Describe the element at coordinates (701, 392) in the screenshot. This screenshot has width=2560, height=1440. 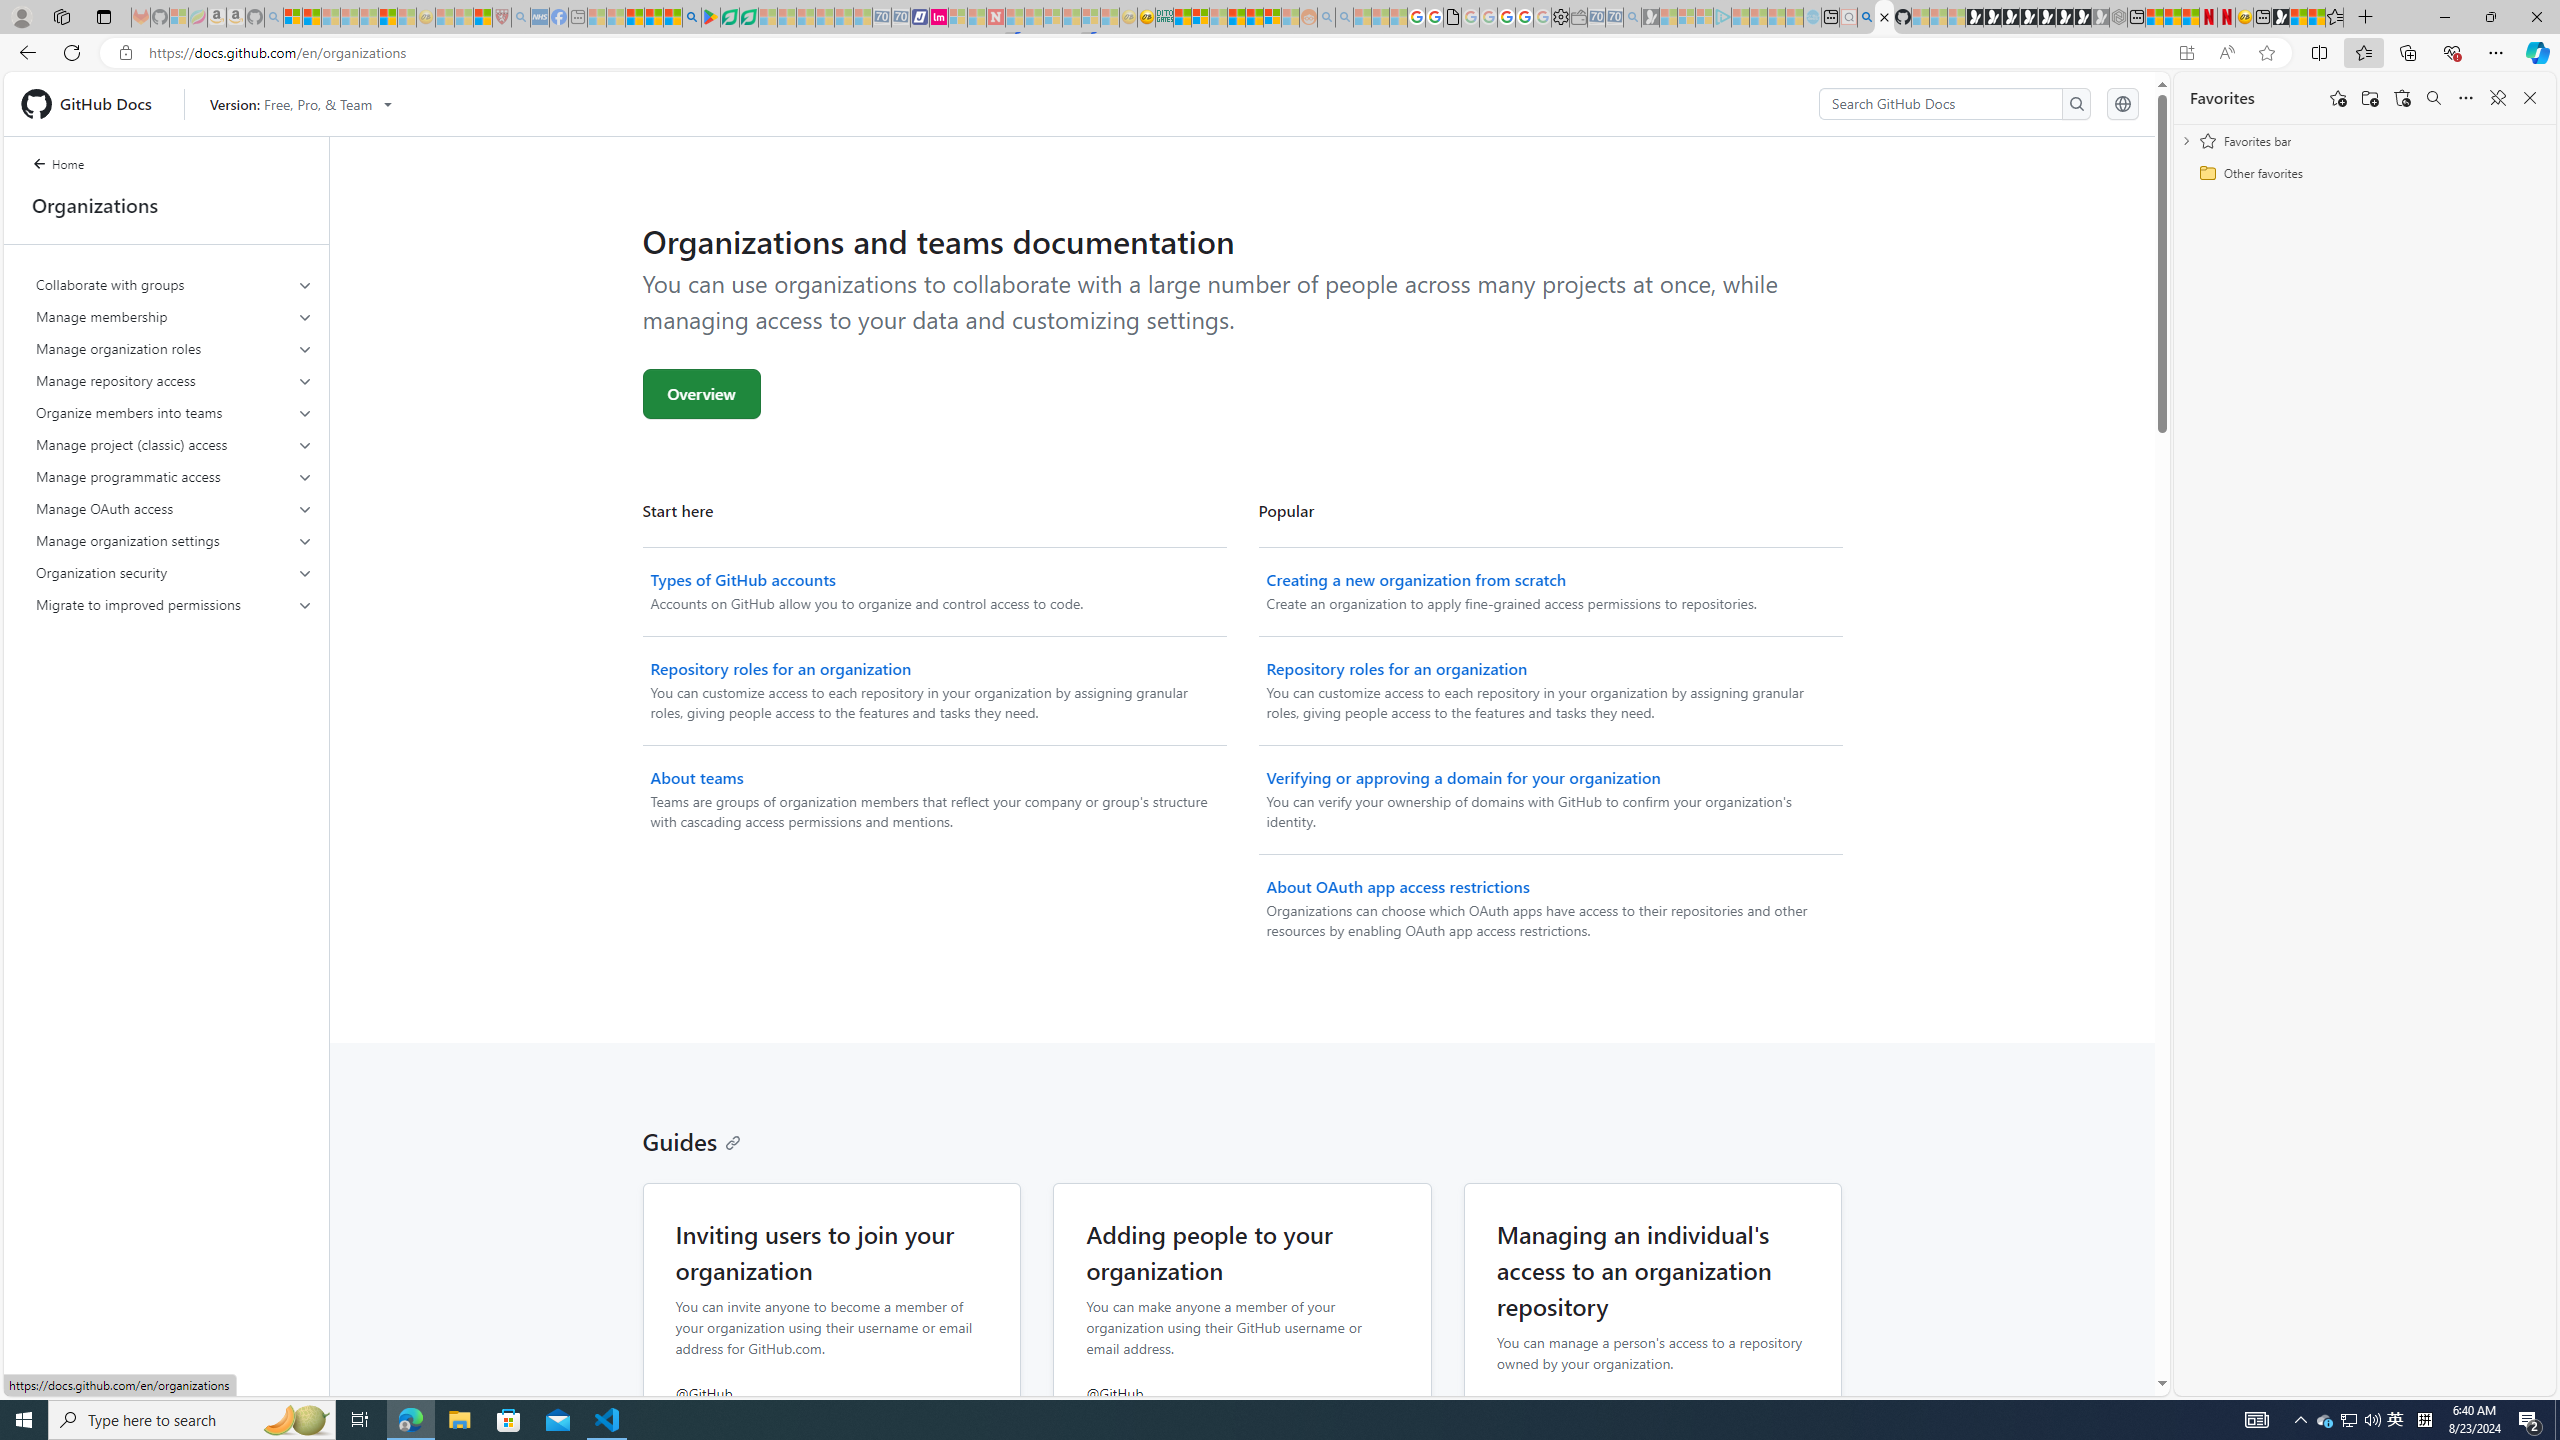
I see `'Overview'` at that location.